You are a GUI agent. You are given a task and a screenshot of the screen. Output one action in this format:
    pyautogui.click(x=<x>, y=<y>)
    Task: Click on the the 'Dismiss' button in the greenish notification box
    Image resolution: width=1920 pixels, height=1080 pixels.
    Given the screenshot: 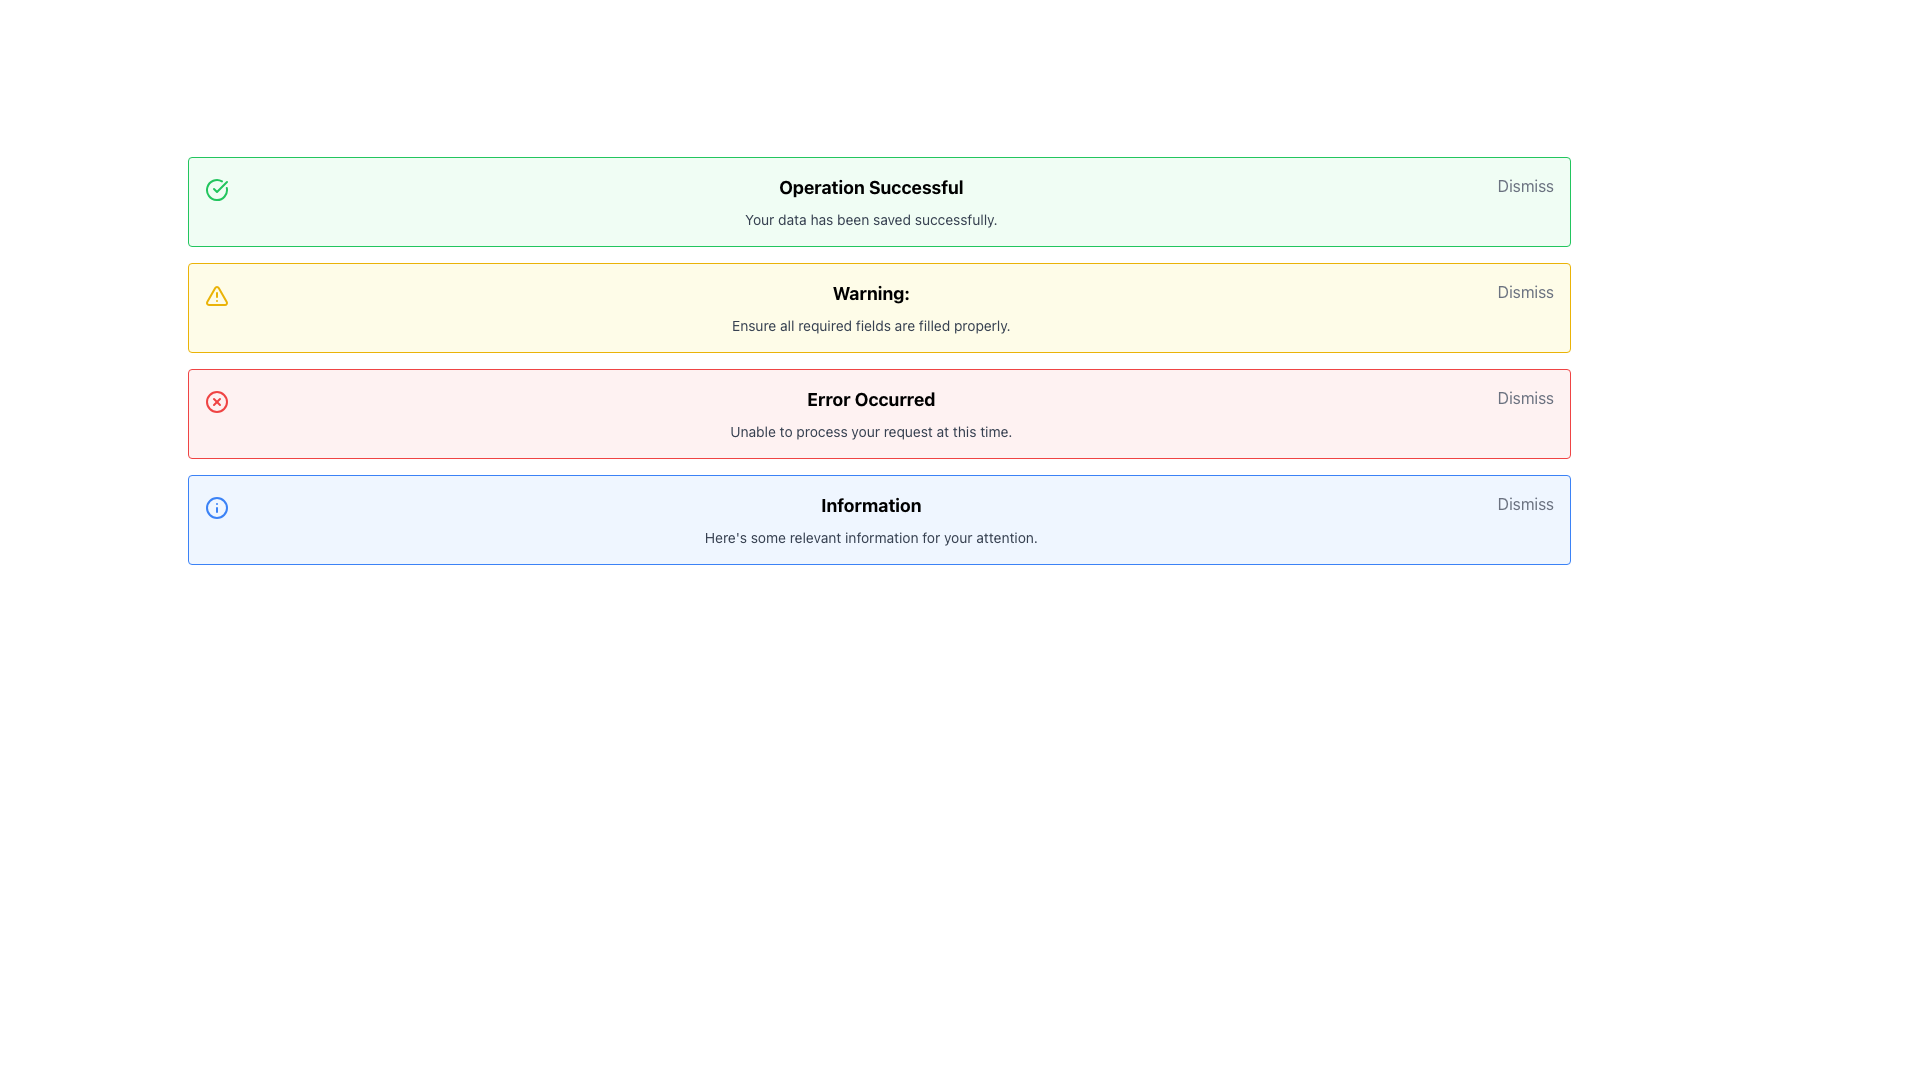 What is the action you would take?
    pyautogui.click(x=1524, y=185)
    